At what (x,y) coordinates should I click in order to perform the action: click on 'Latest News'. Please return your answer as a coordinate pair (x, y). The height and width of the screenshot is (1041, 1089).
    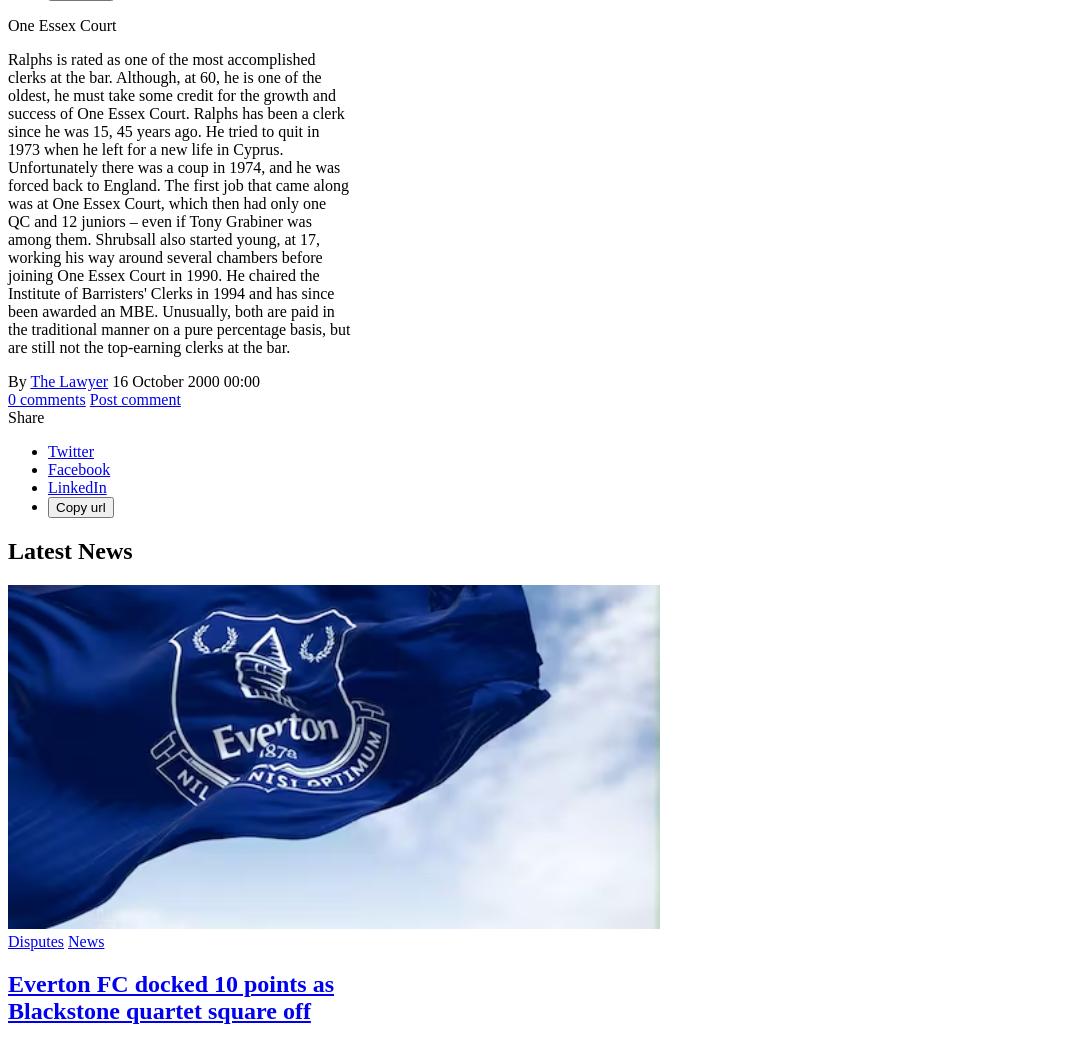
    Looking at the image, I should click on (70, 549).